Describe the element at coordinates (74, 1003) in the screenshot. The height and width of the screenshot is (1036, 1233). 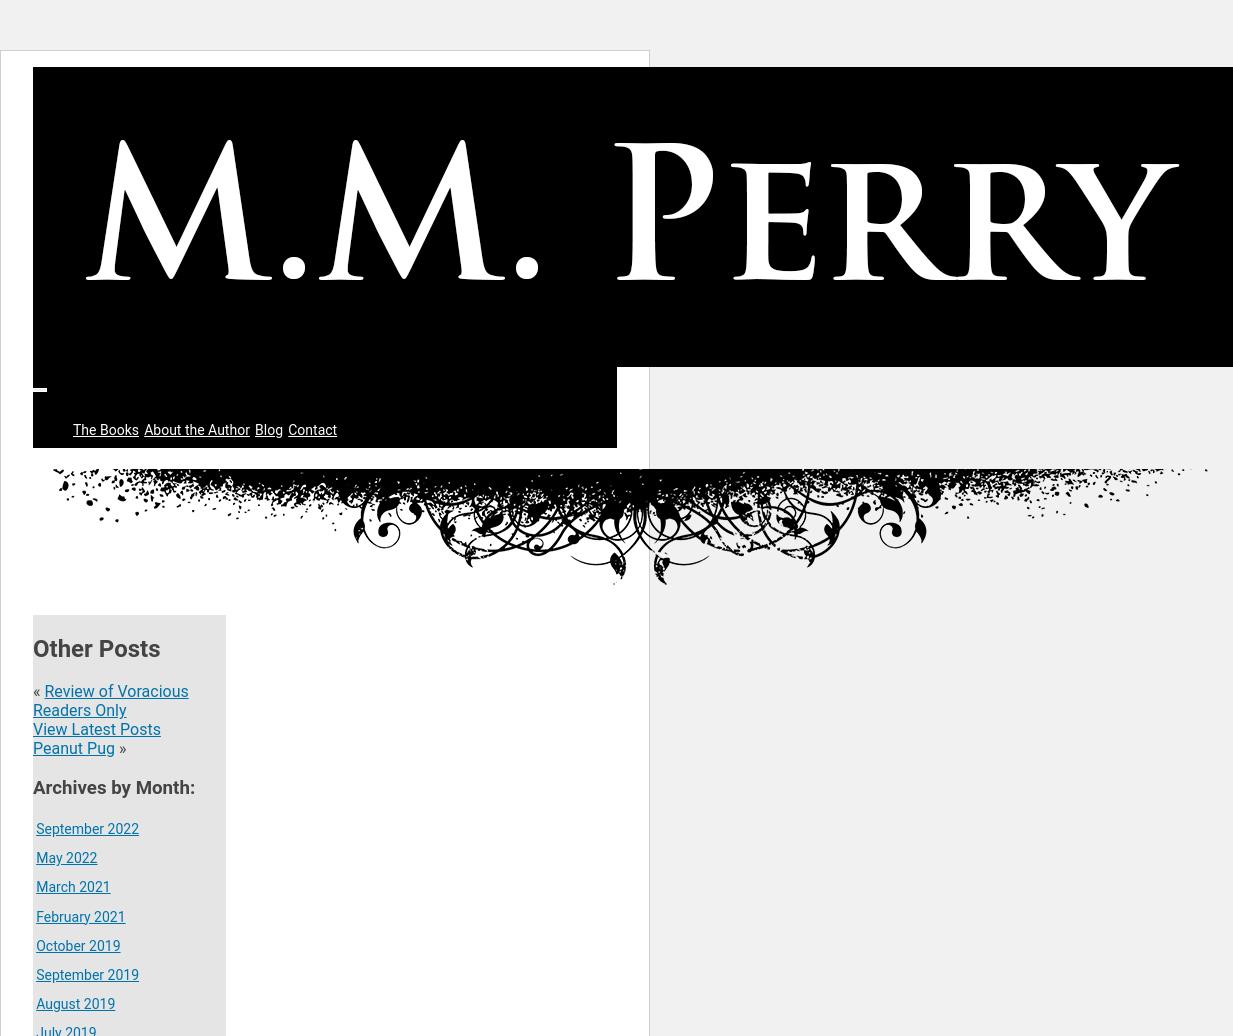
I see `'August 2019'` at that location.